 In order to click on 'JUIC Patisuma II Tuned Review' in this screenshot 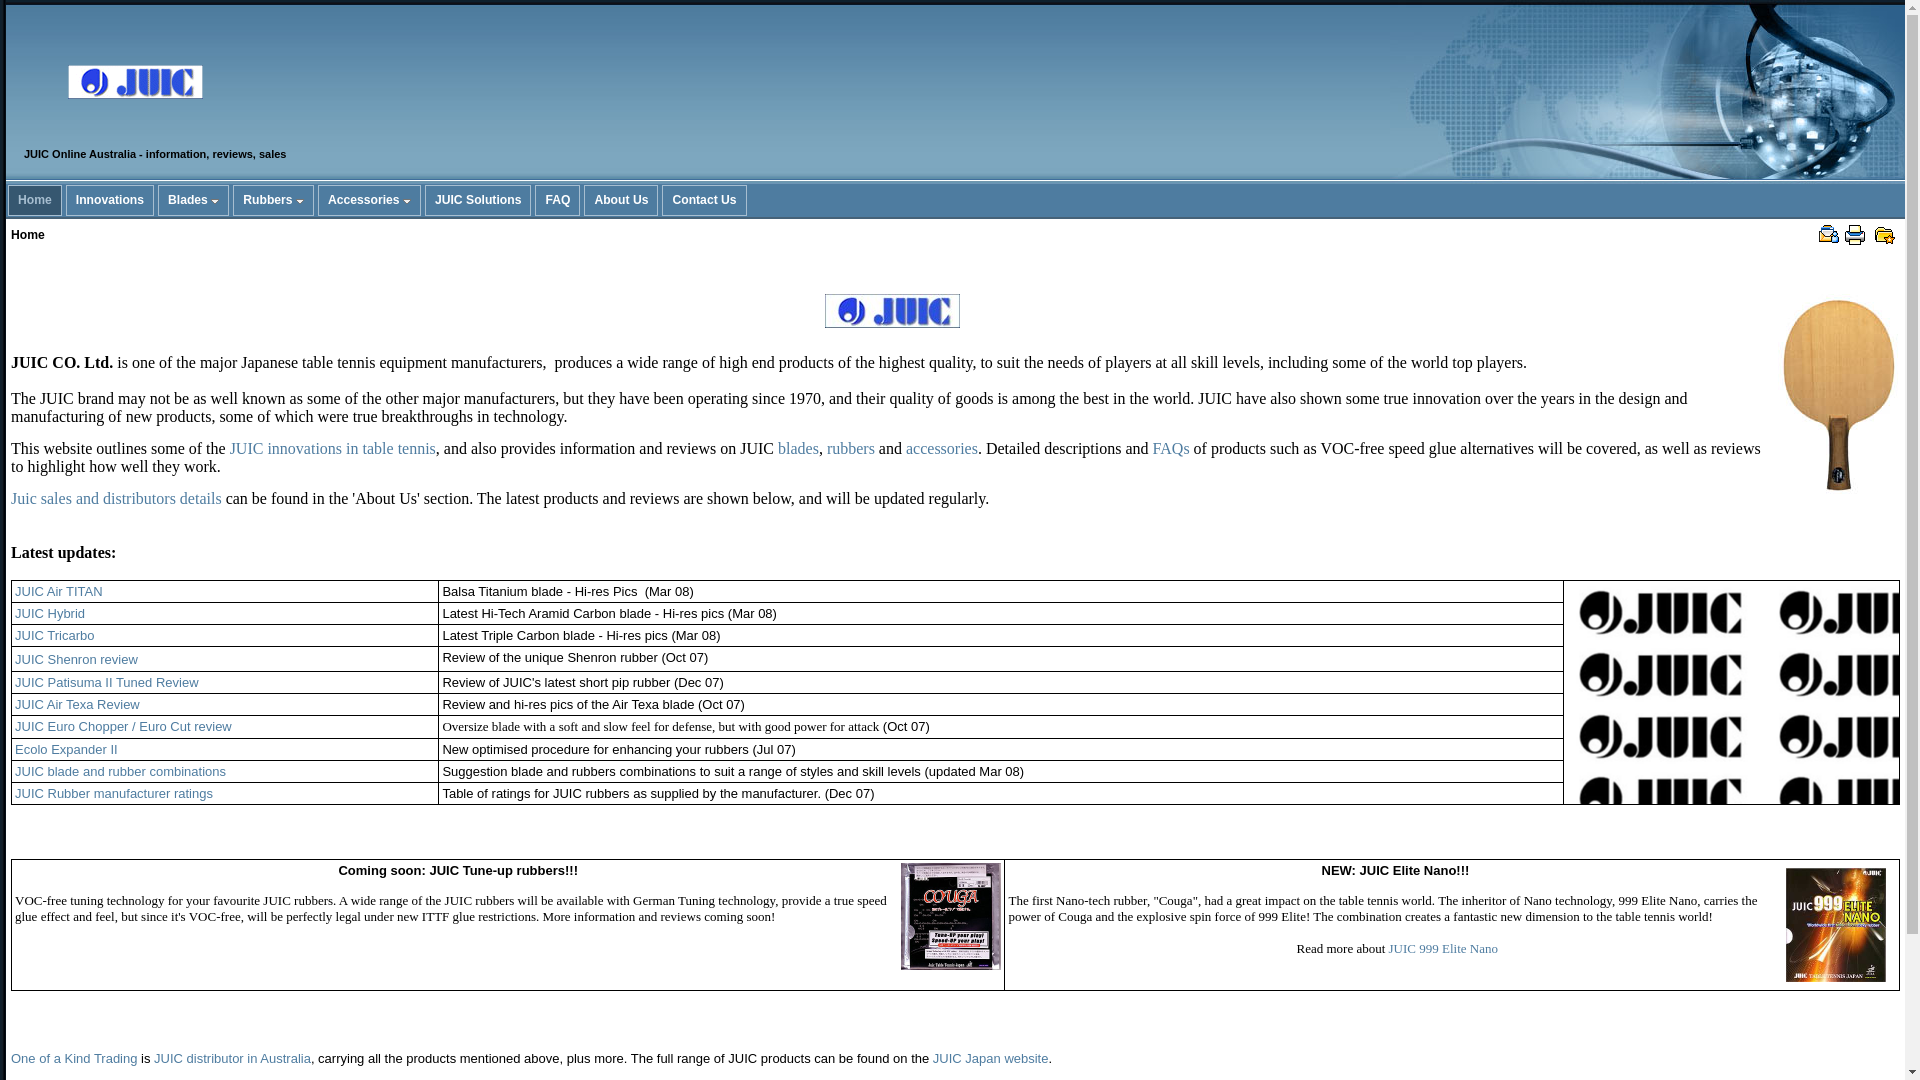, I will do `click(105, 681)`.